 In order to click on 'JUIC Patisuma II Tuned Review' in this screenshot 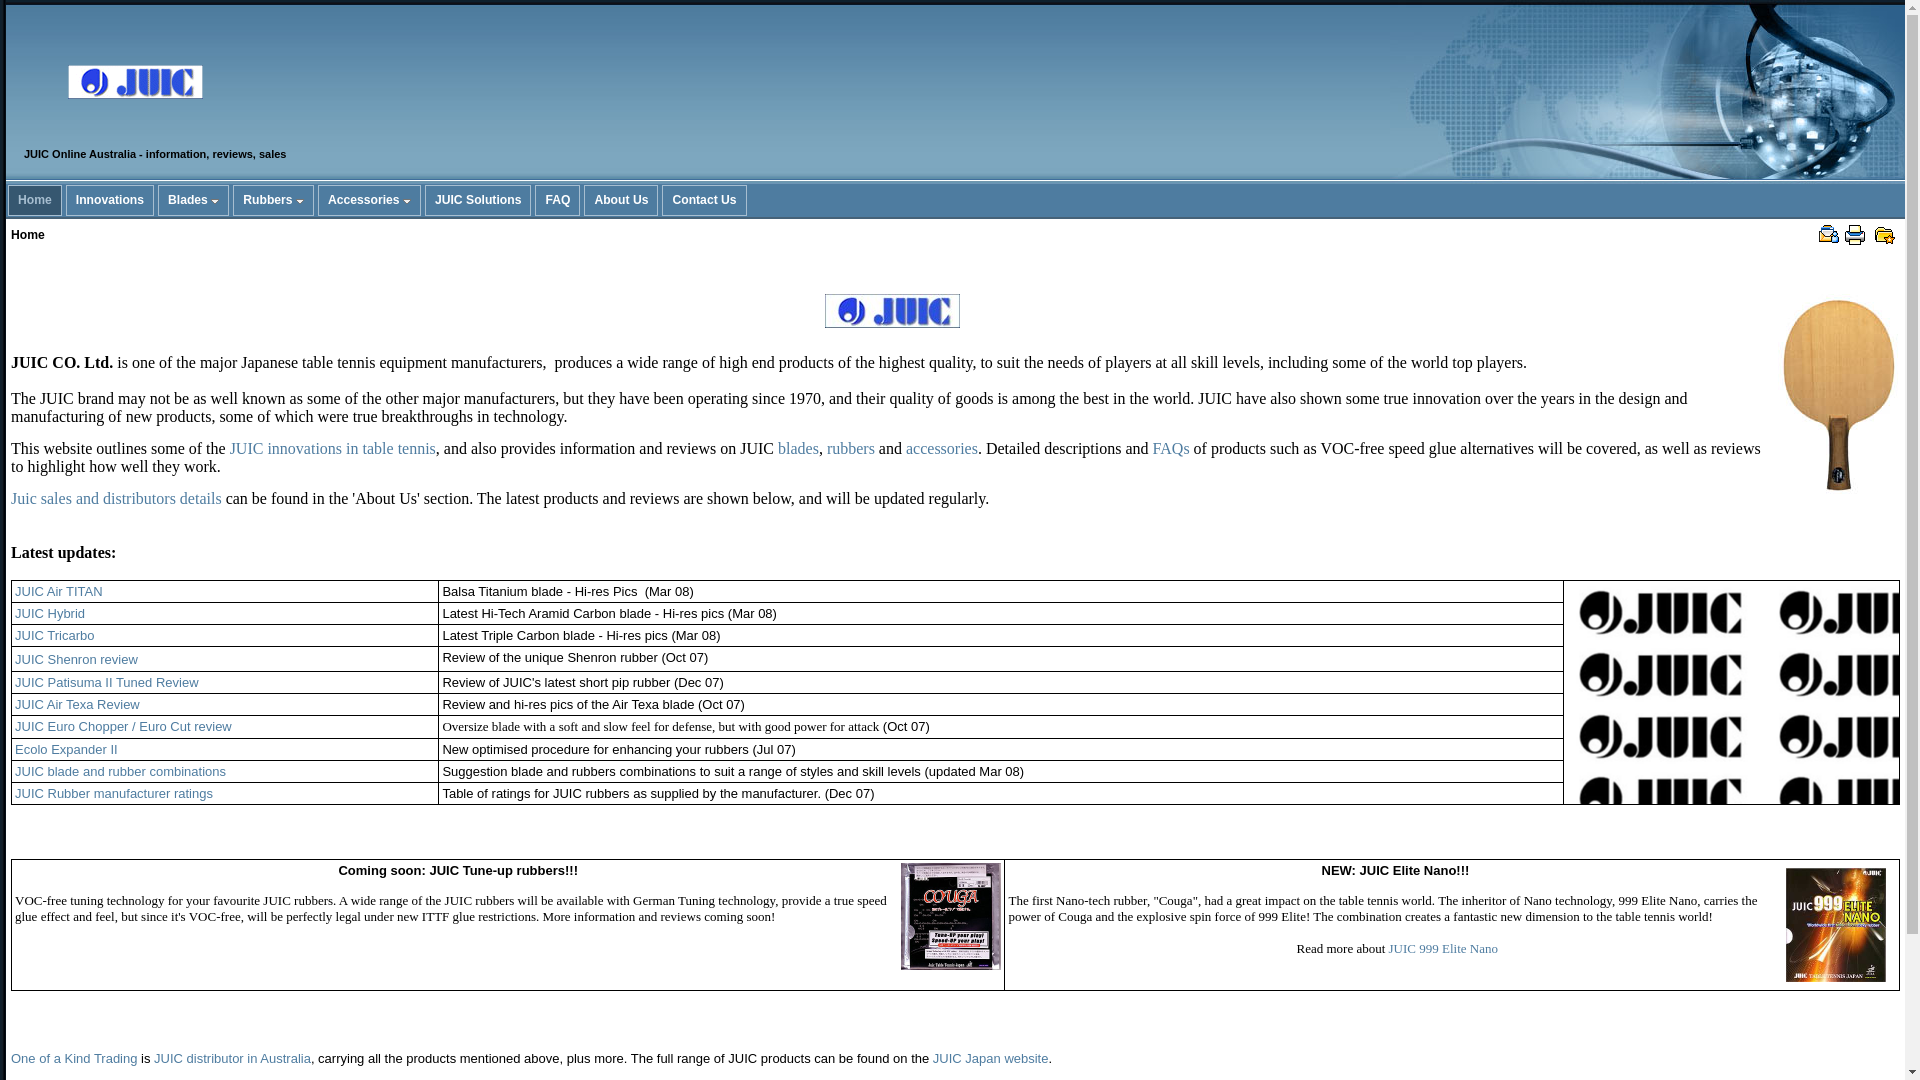, I will do `click(105, 681)`.